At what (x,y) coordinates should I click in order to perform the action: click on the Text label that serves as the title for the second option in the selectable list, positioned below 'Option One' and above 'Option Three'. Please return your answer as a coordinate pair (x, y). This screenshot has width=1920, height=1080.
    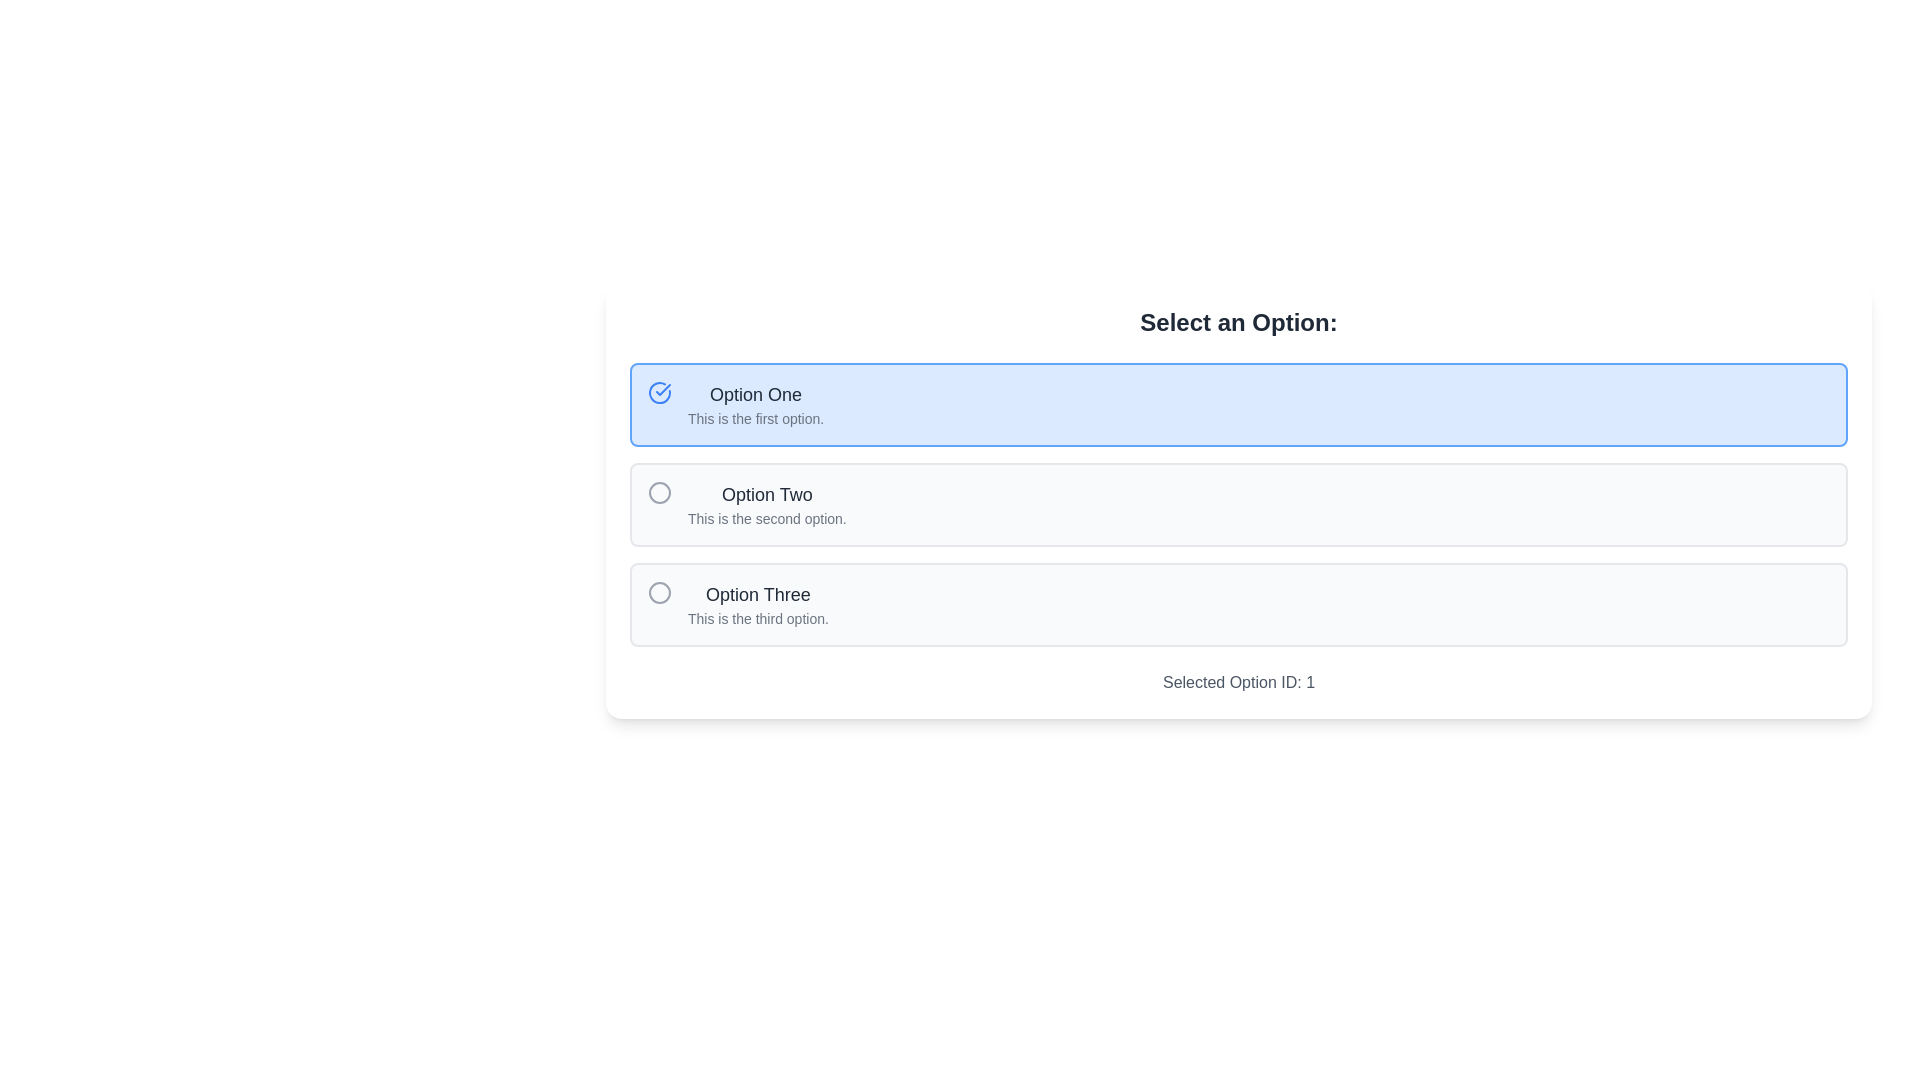
    Looking at the image, I should click on (766, 494).